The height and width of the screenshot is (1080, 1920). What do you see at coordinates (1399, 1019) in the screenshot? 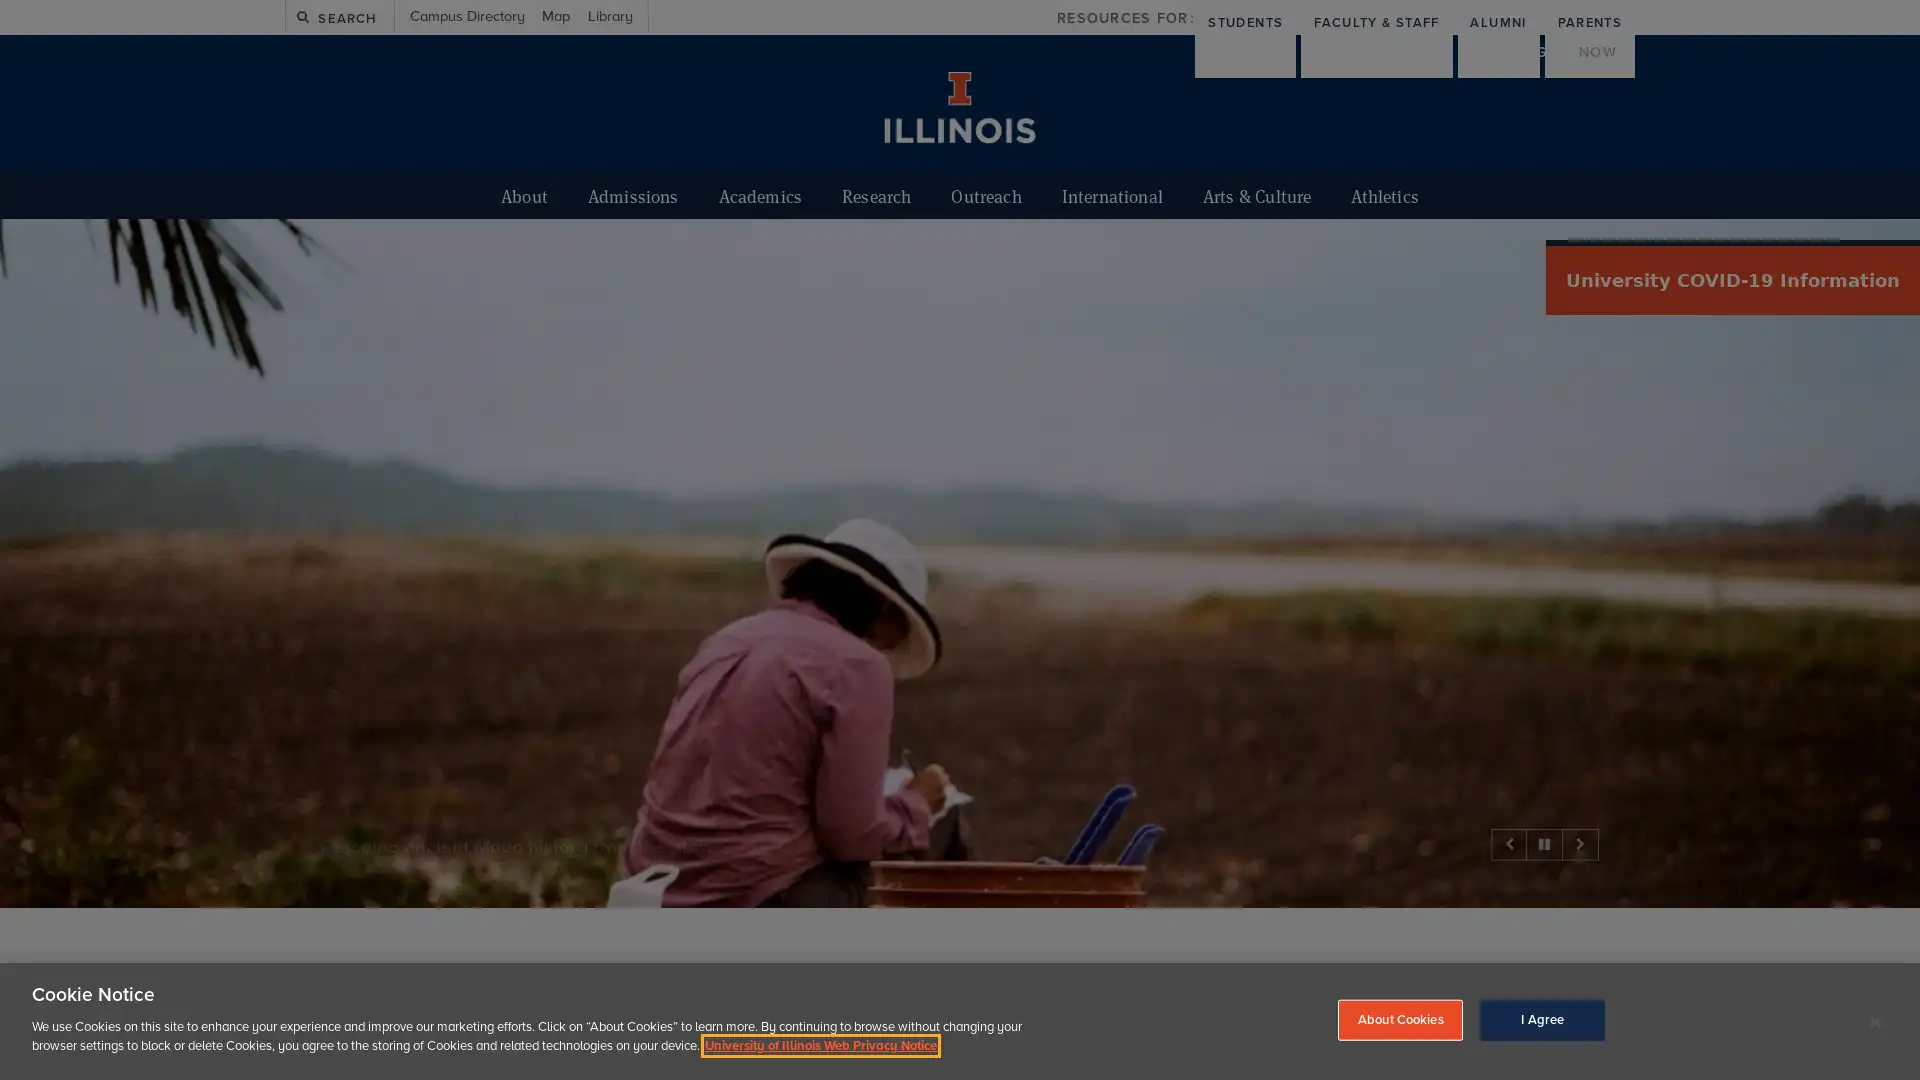
I see `About Cookies` at bounding box center [1399, 1019].